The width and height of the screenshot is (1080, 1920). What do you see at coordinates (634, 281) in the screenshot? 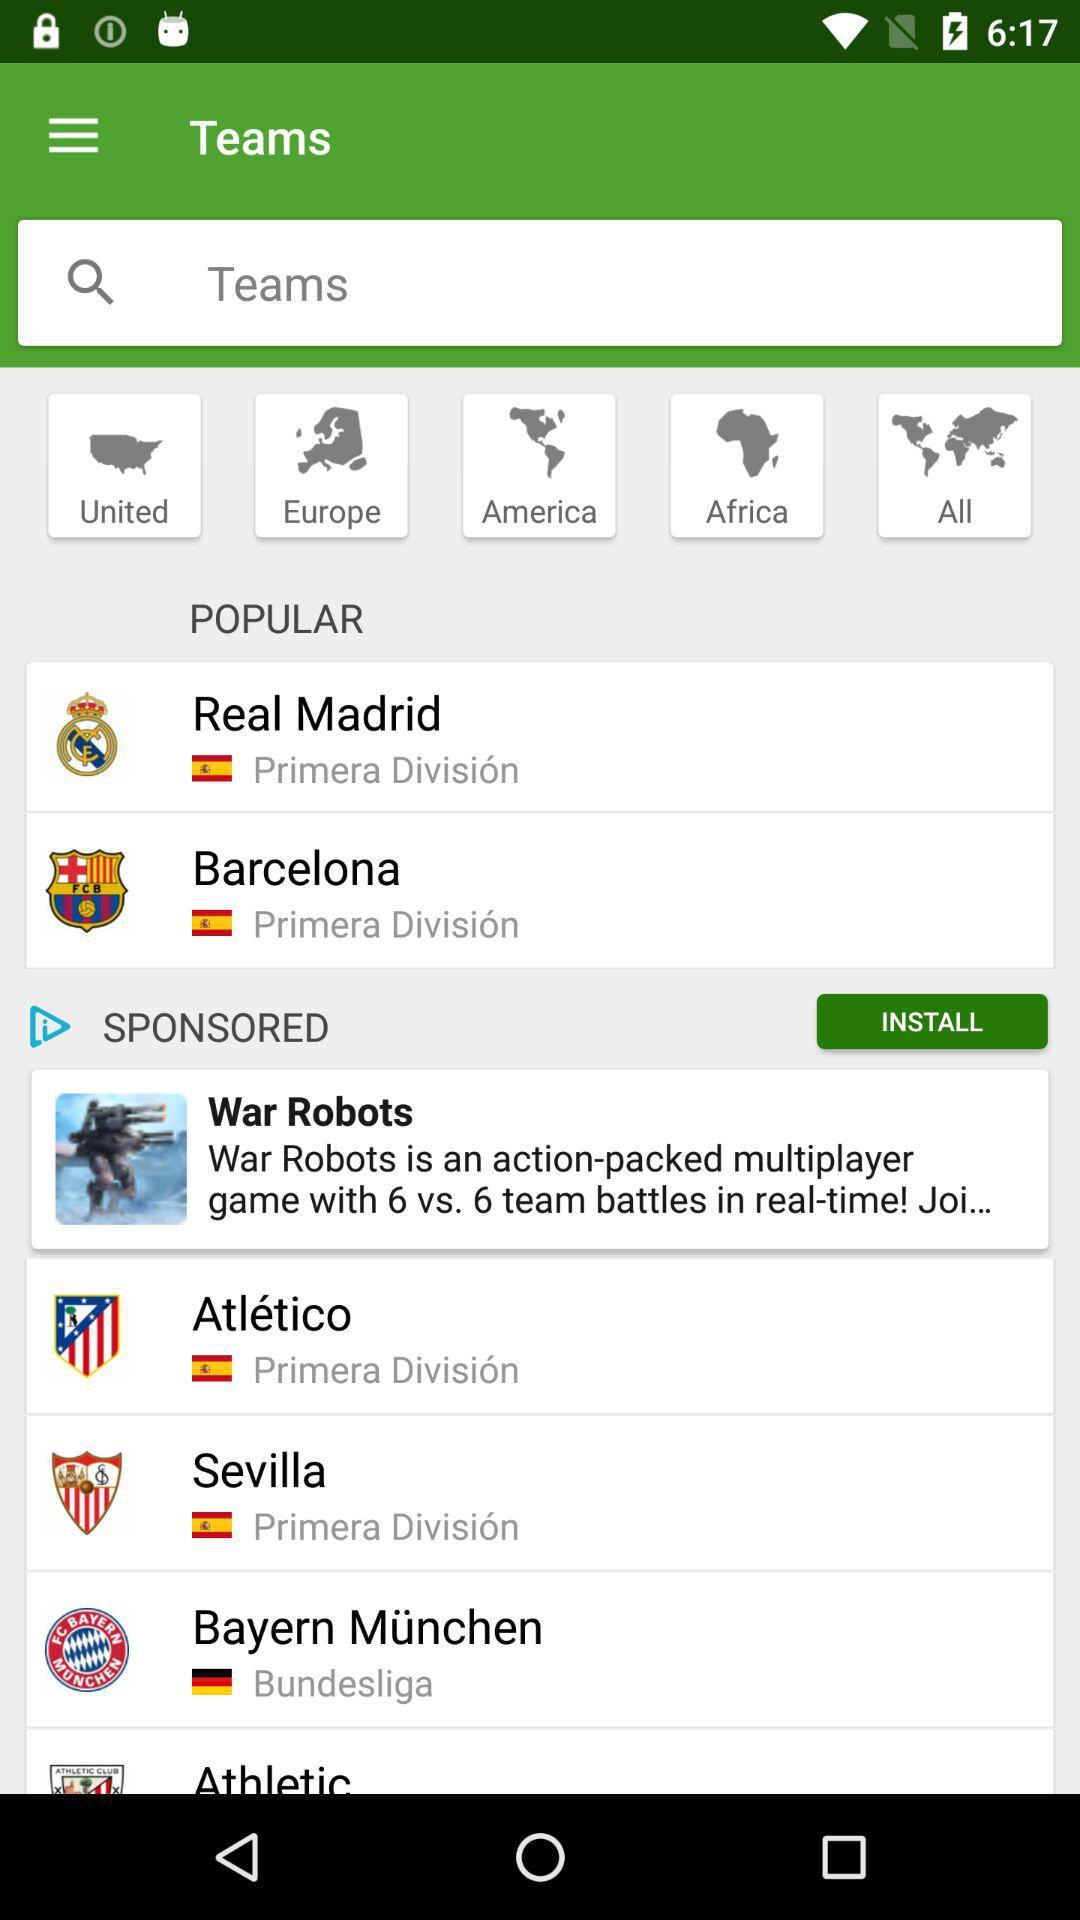
I see `search` at bounding box center [634, 281].